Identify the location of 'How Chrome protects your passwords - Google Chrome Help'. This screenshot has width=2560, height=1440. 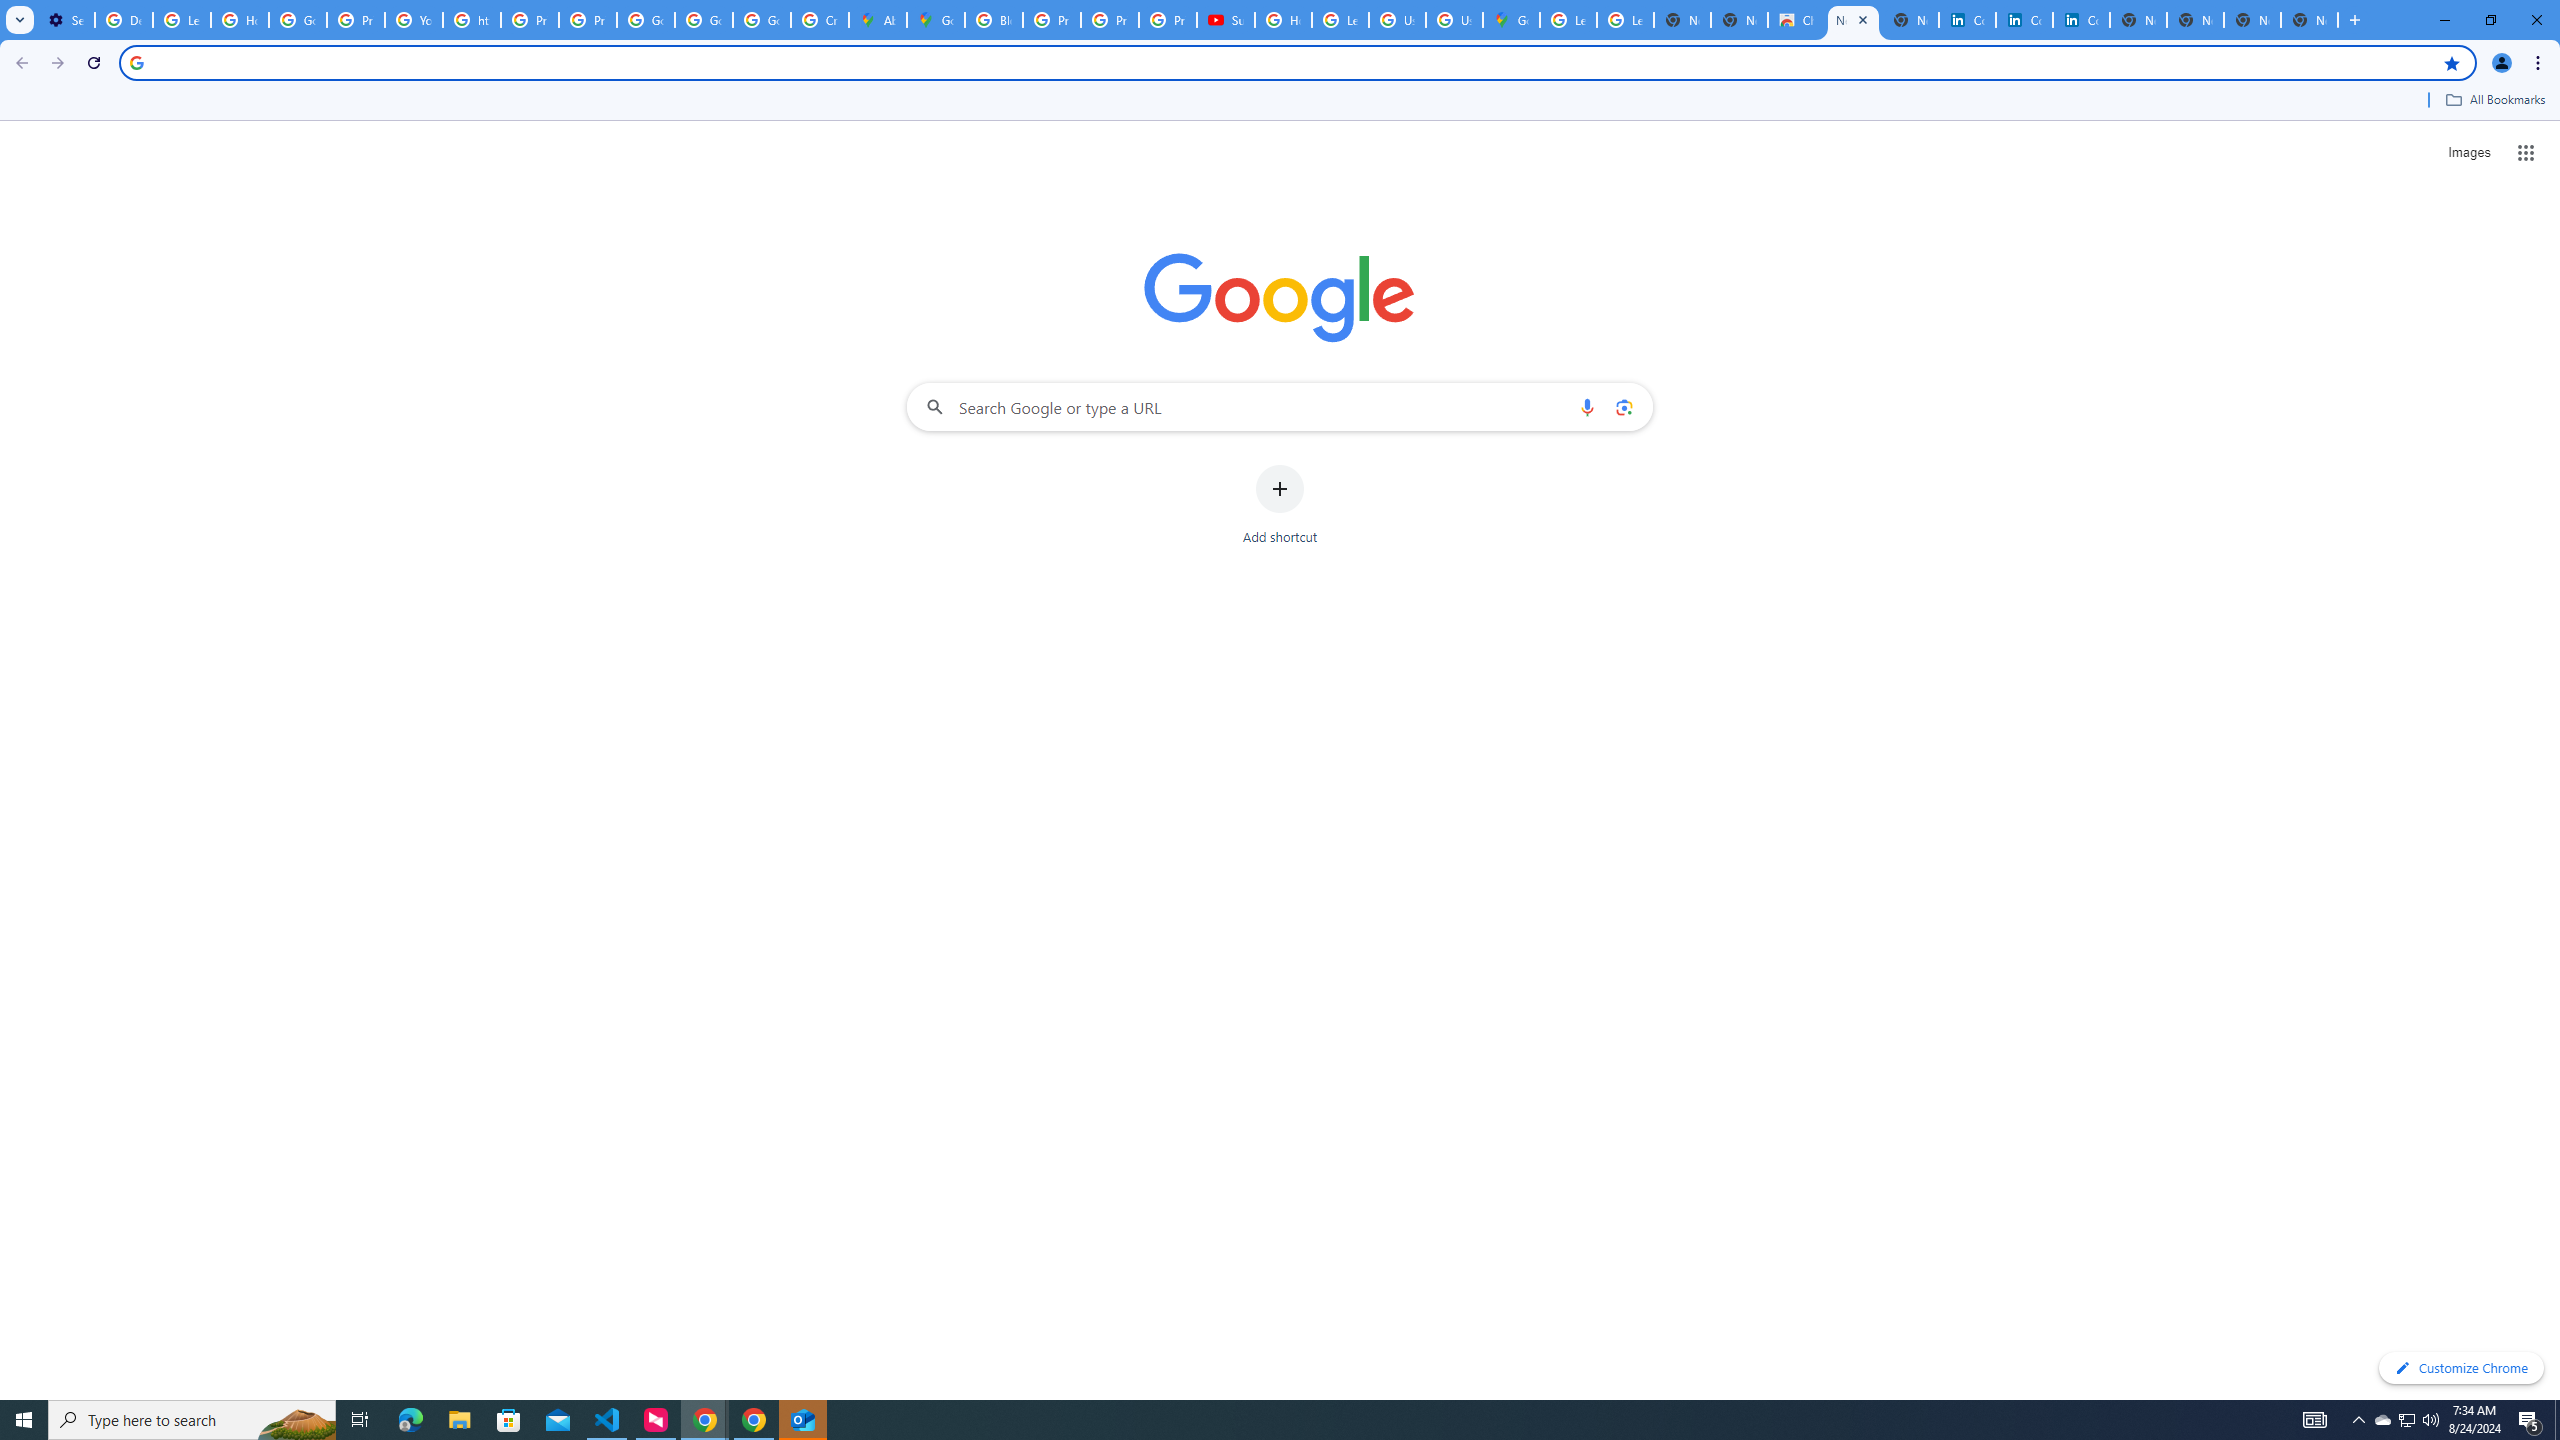
(1283, 19).